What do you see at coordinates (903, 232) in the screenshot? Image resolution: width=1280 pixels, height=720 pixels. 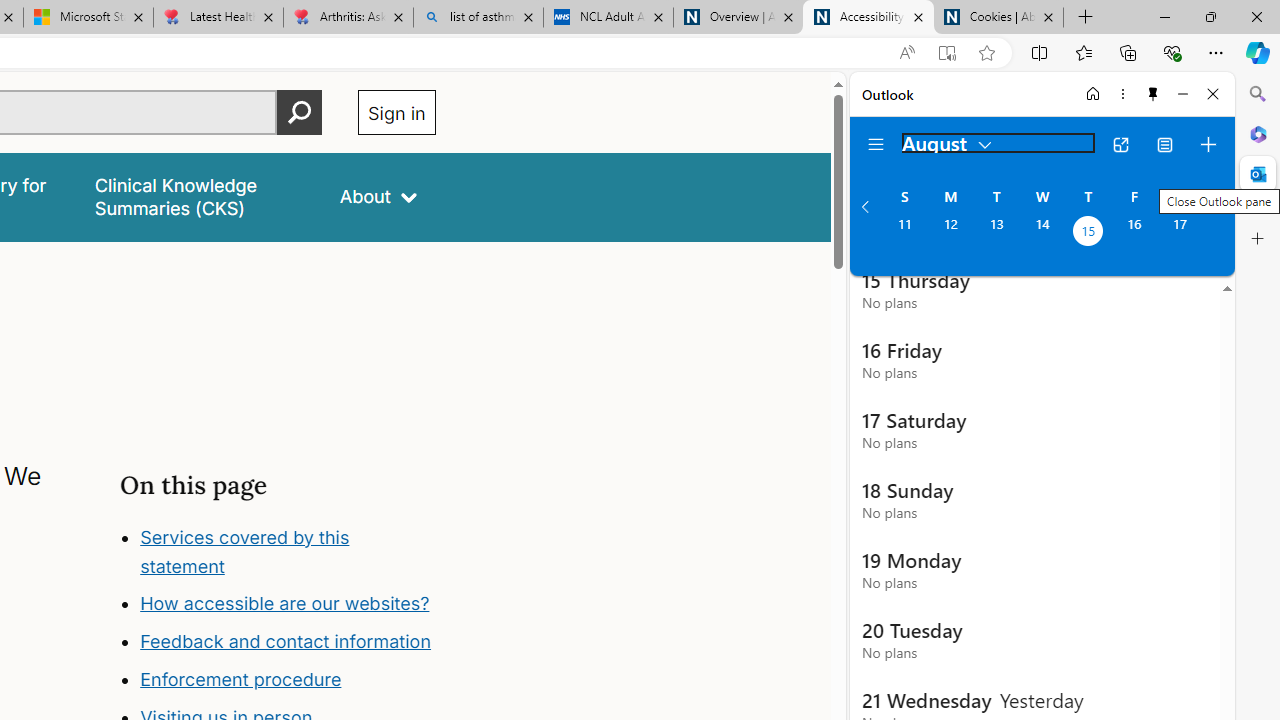 I see `'Sunday, August 11, 2024. '` at bounding box center [903, 232].